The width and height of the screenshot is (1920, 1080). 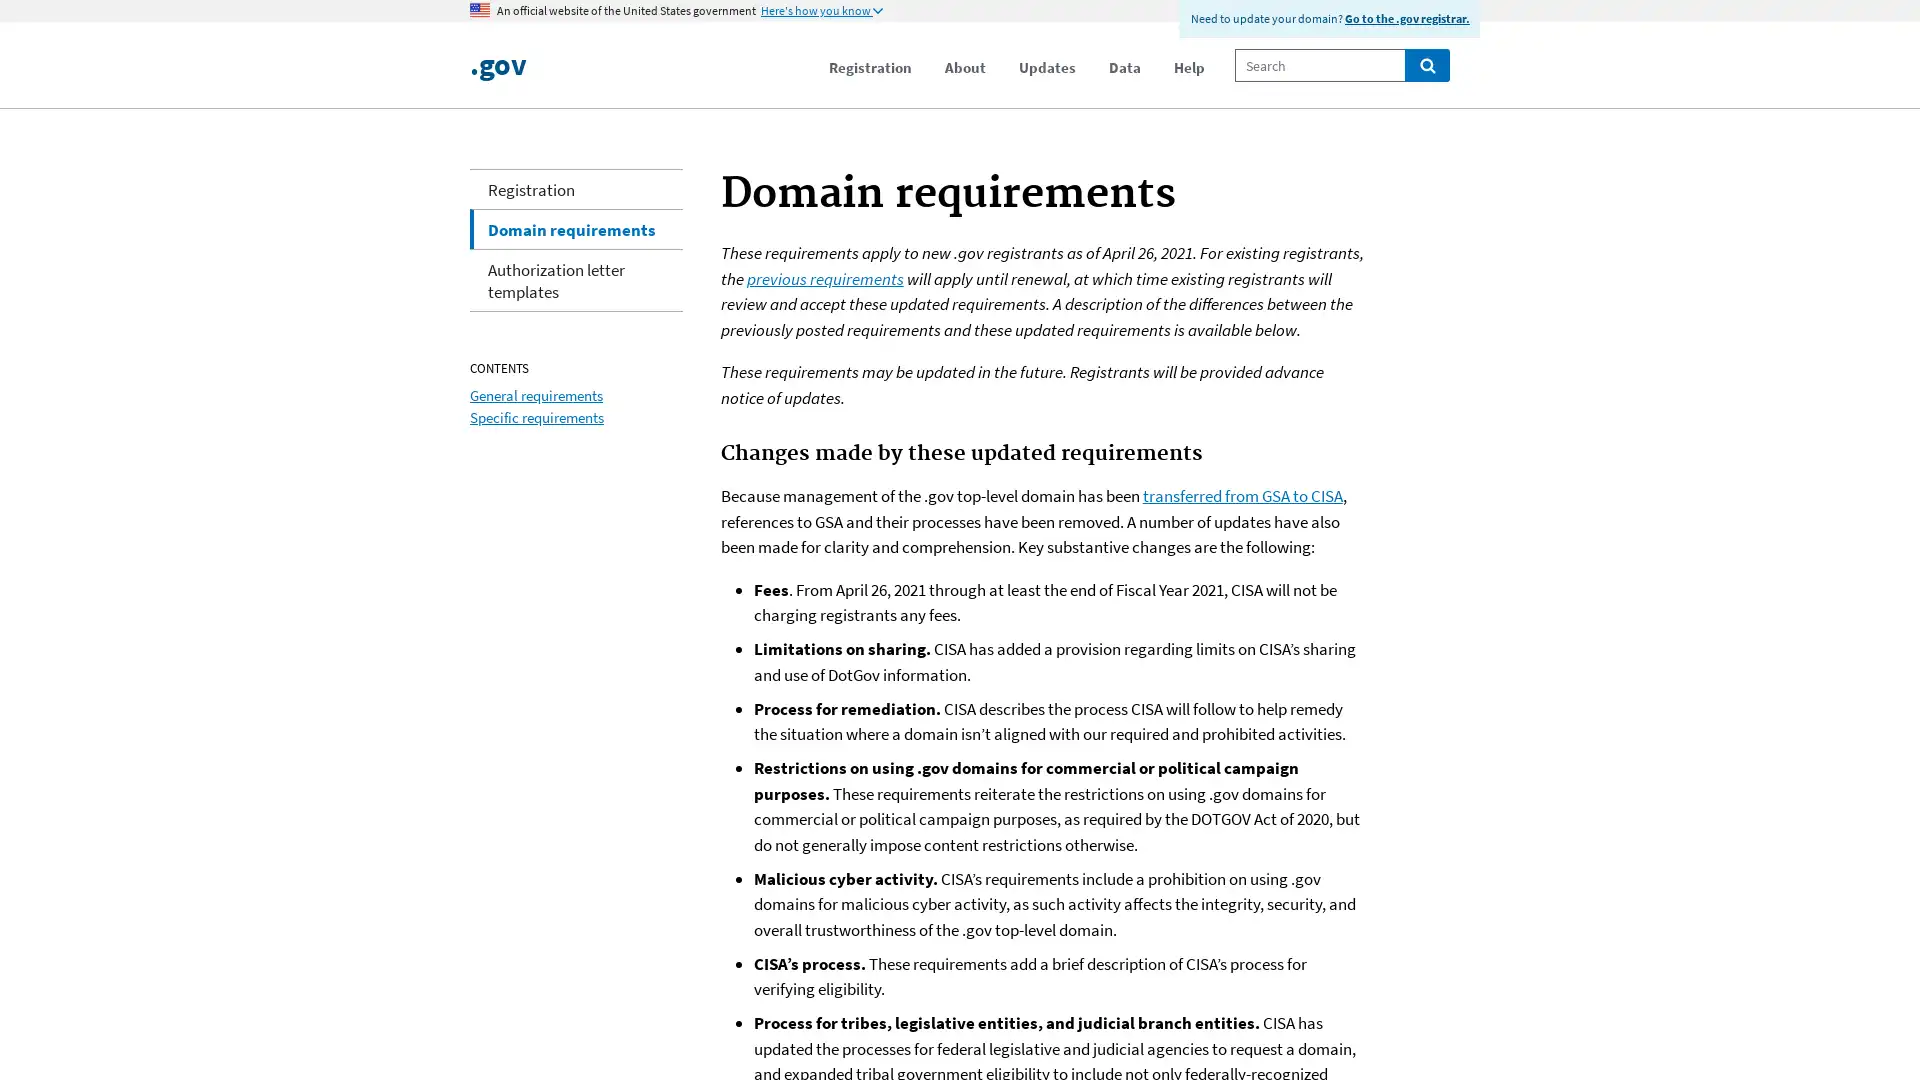 What do you see at coordinates (1426, 64) in the screenshot?
I see `Search` at bounding box center [1426, 64].